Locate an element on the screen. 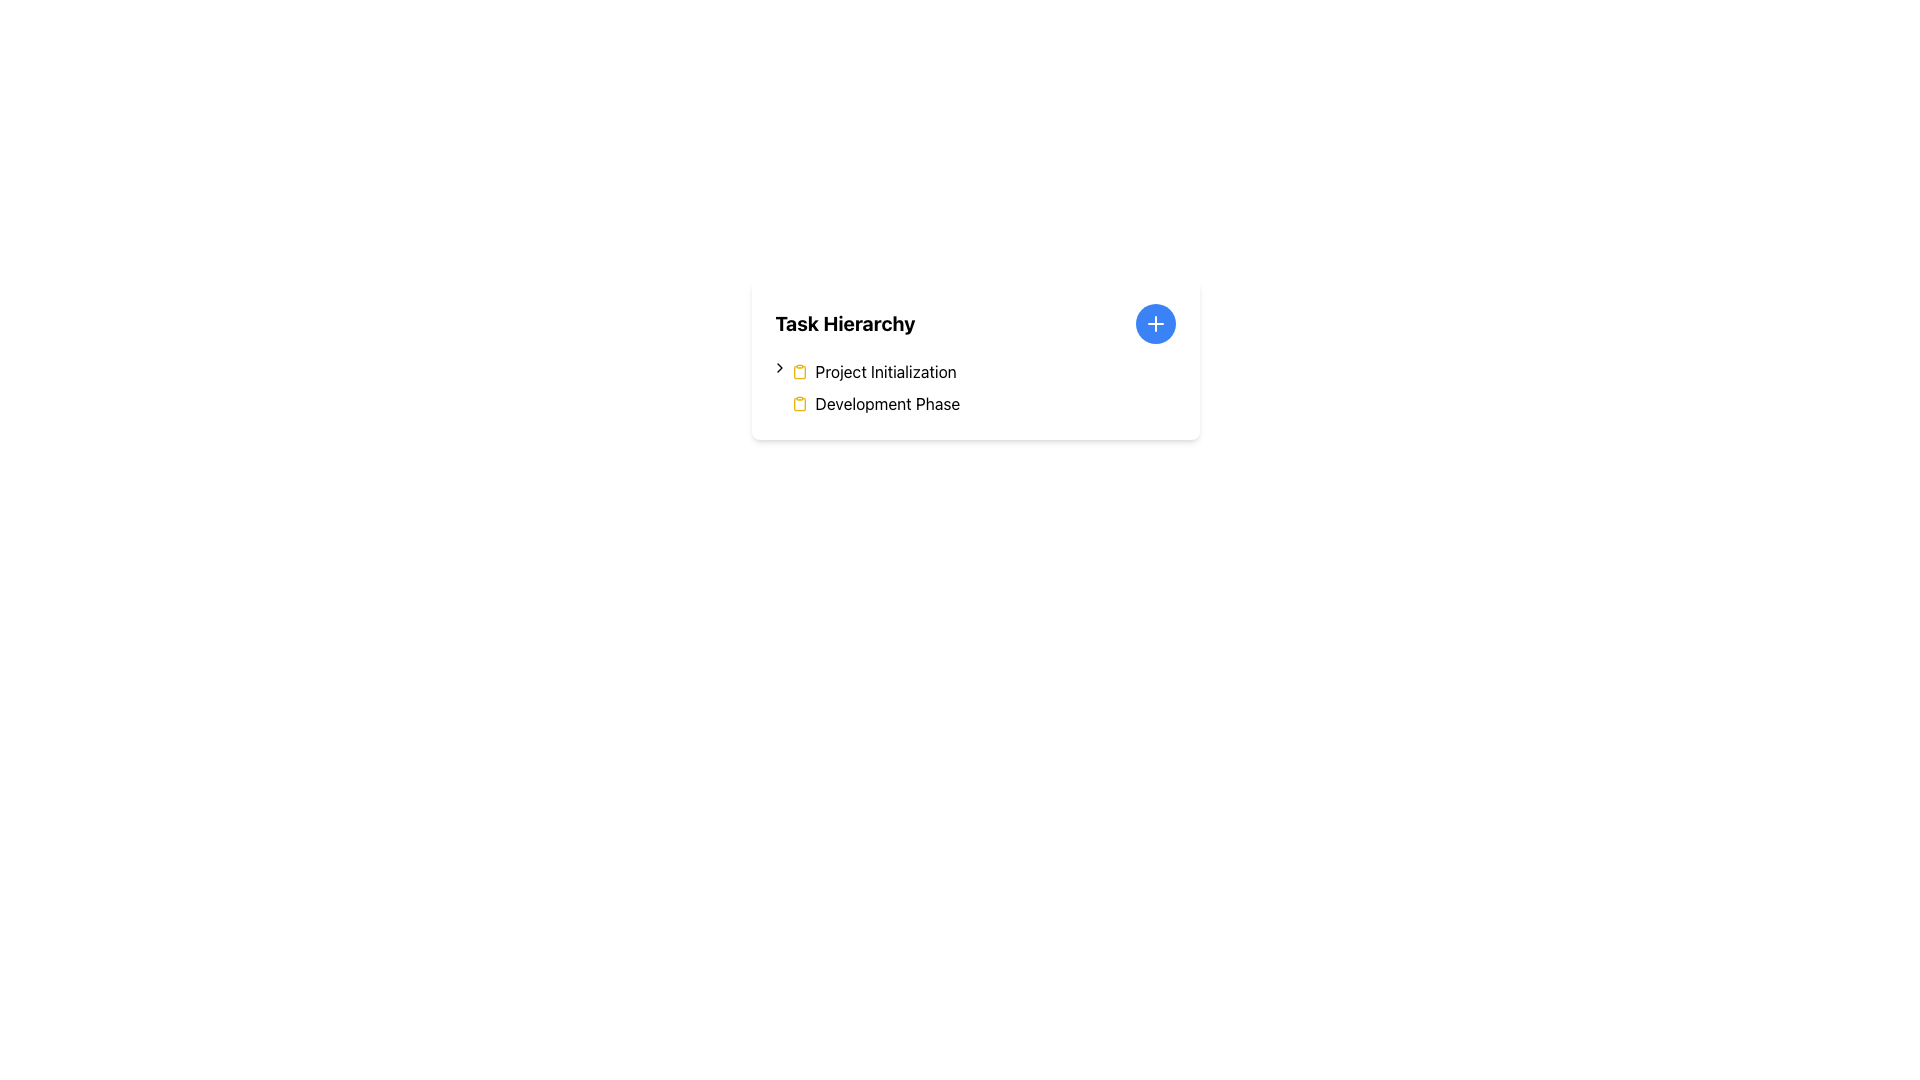  the yellow clipboard icon located to the left of the text 'Project Initialization' is located at coordinates (798, 371).